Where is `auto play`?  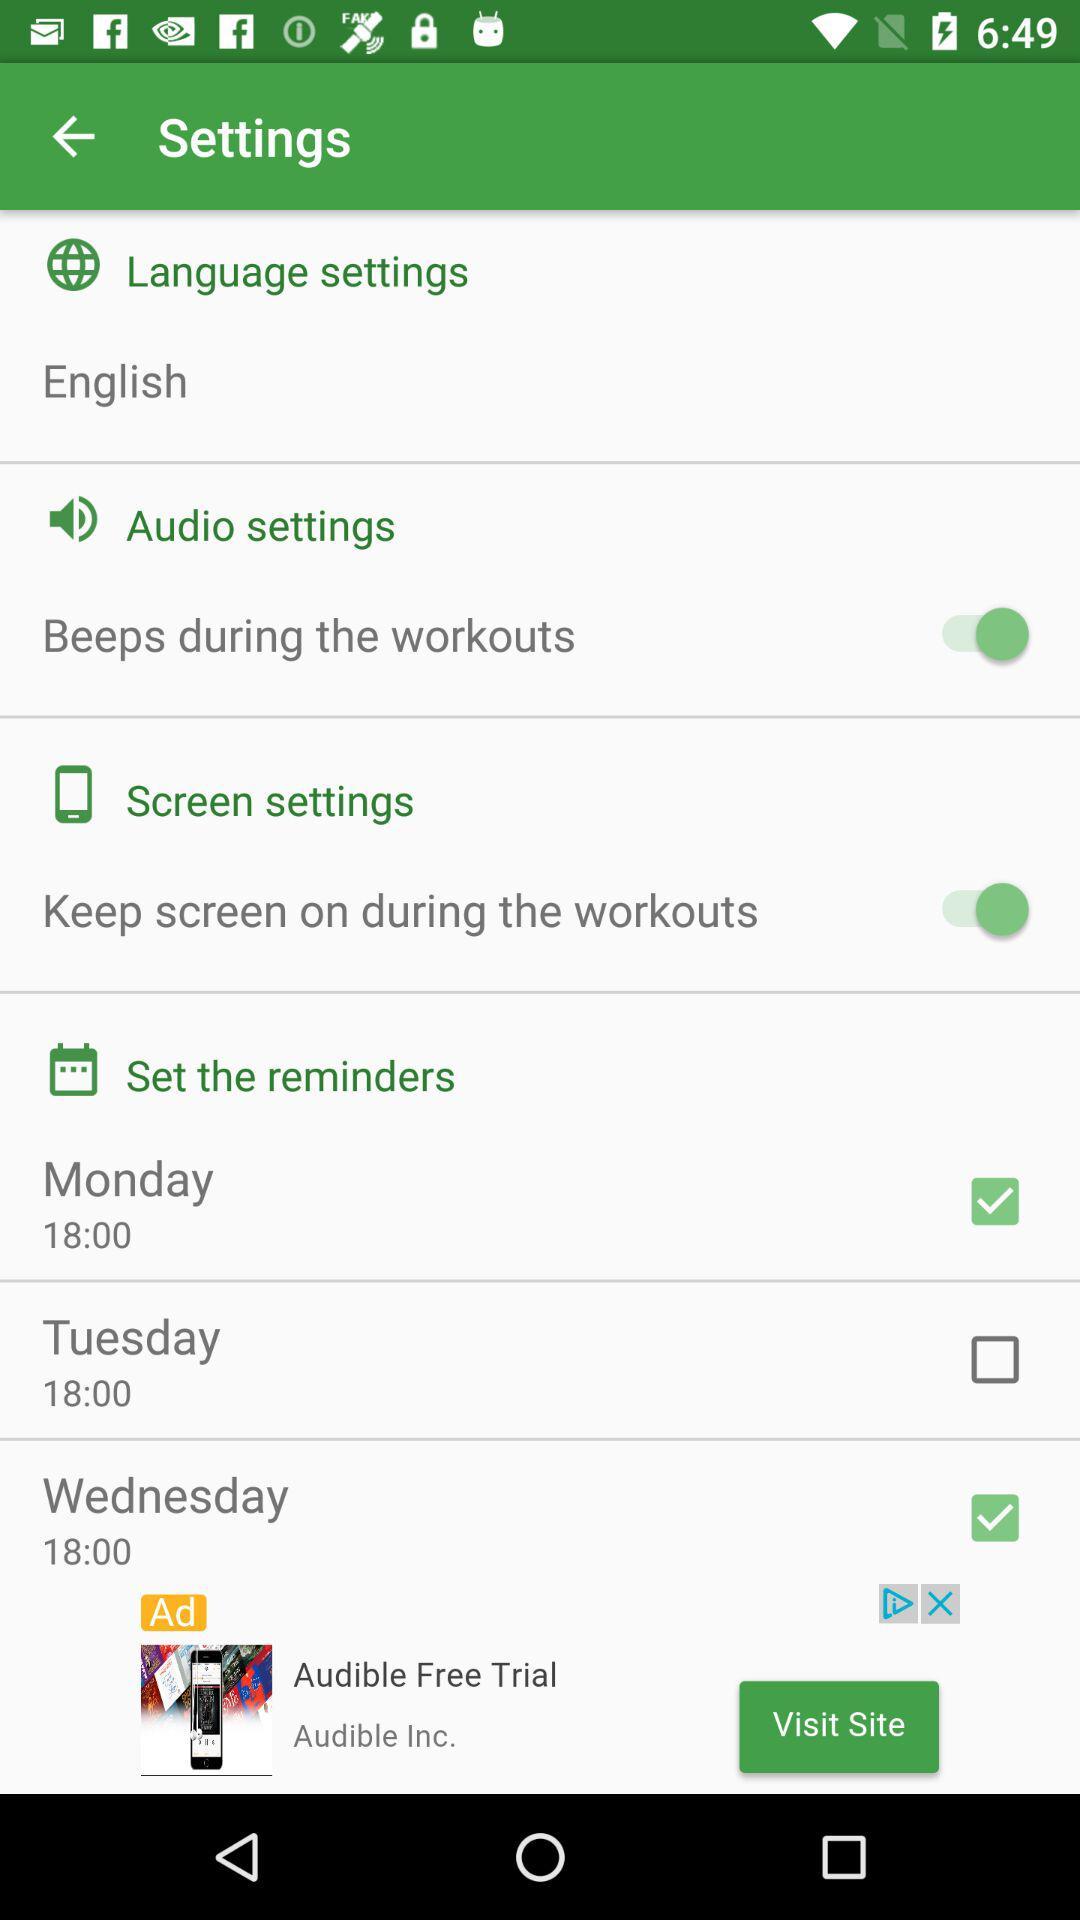
auto play is located at coordinates (974, 633).